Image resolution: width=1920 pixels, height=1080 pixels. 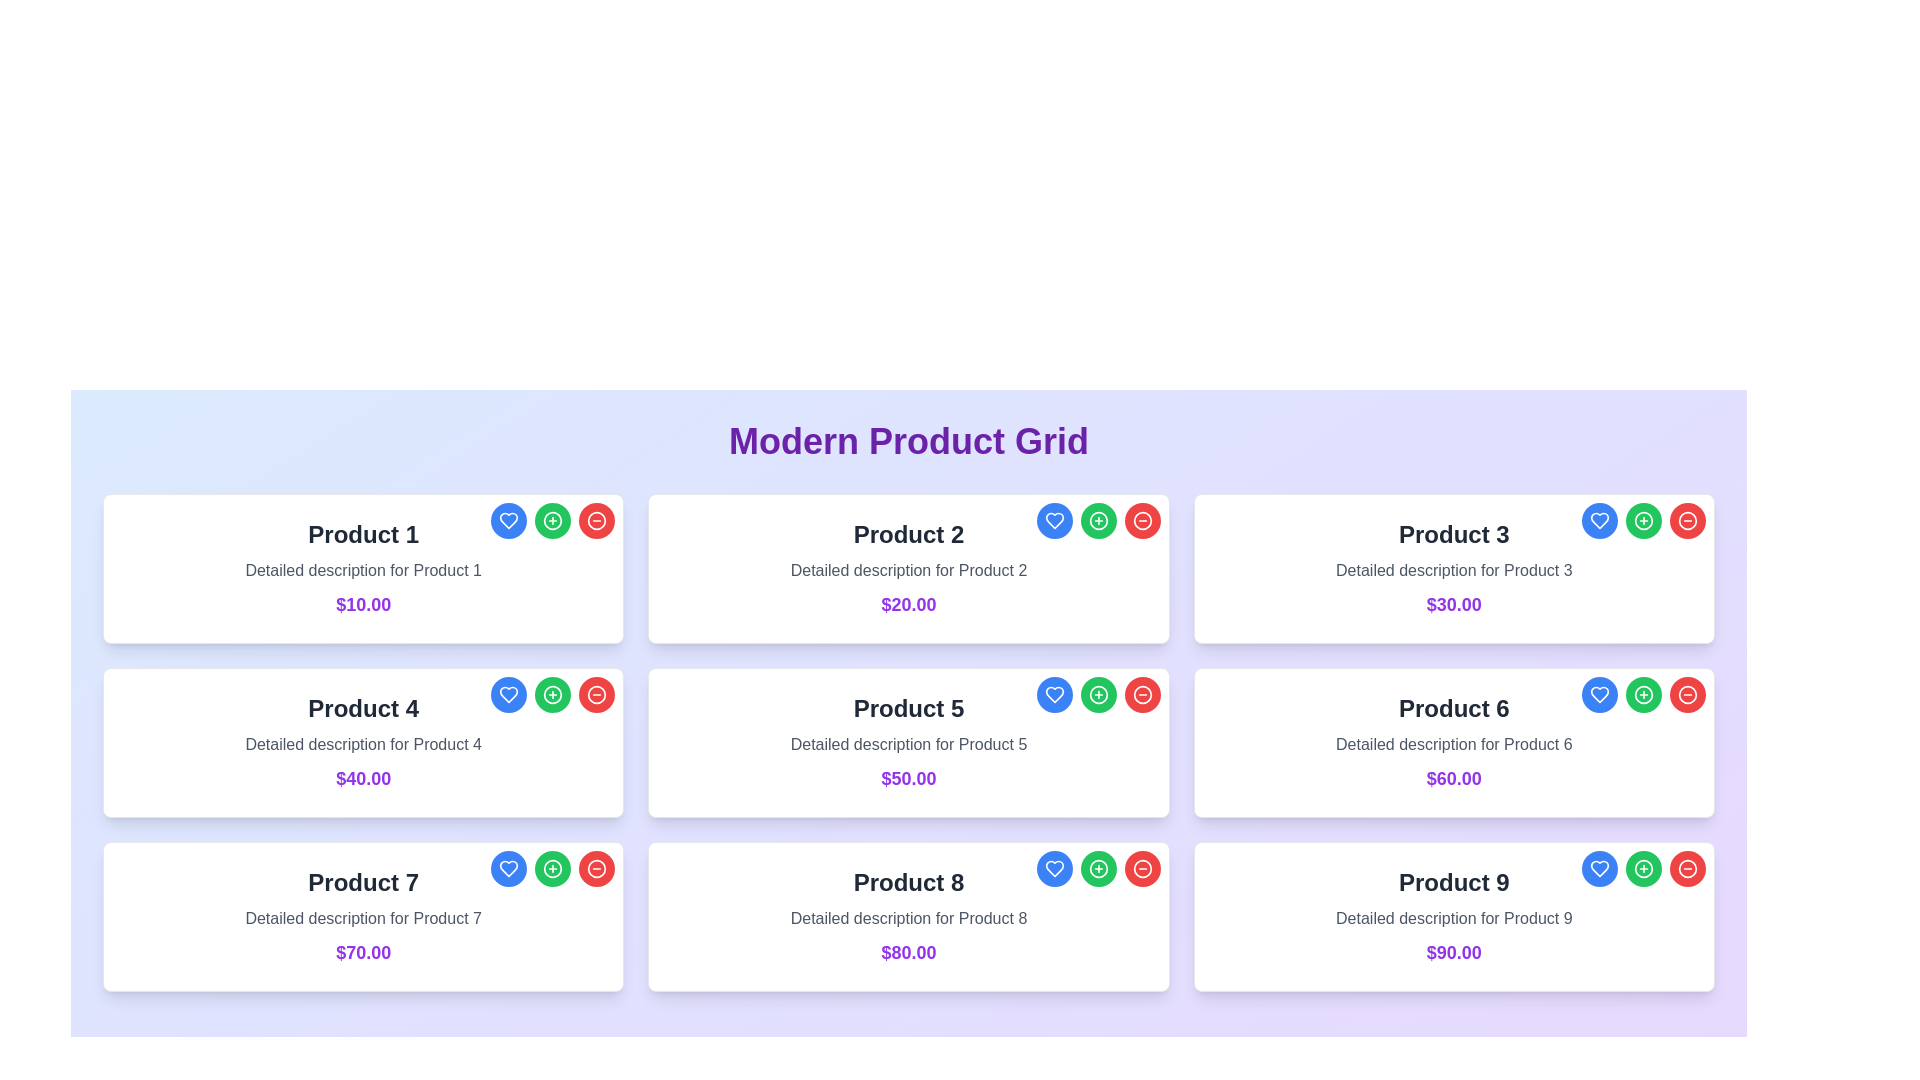 I want to click on the 'Favorite' button located in the top-right corner of the 'Product 1' card, so click(x=509, y=519).